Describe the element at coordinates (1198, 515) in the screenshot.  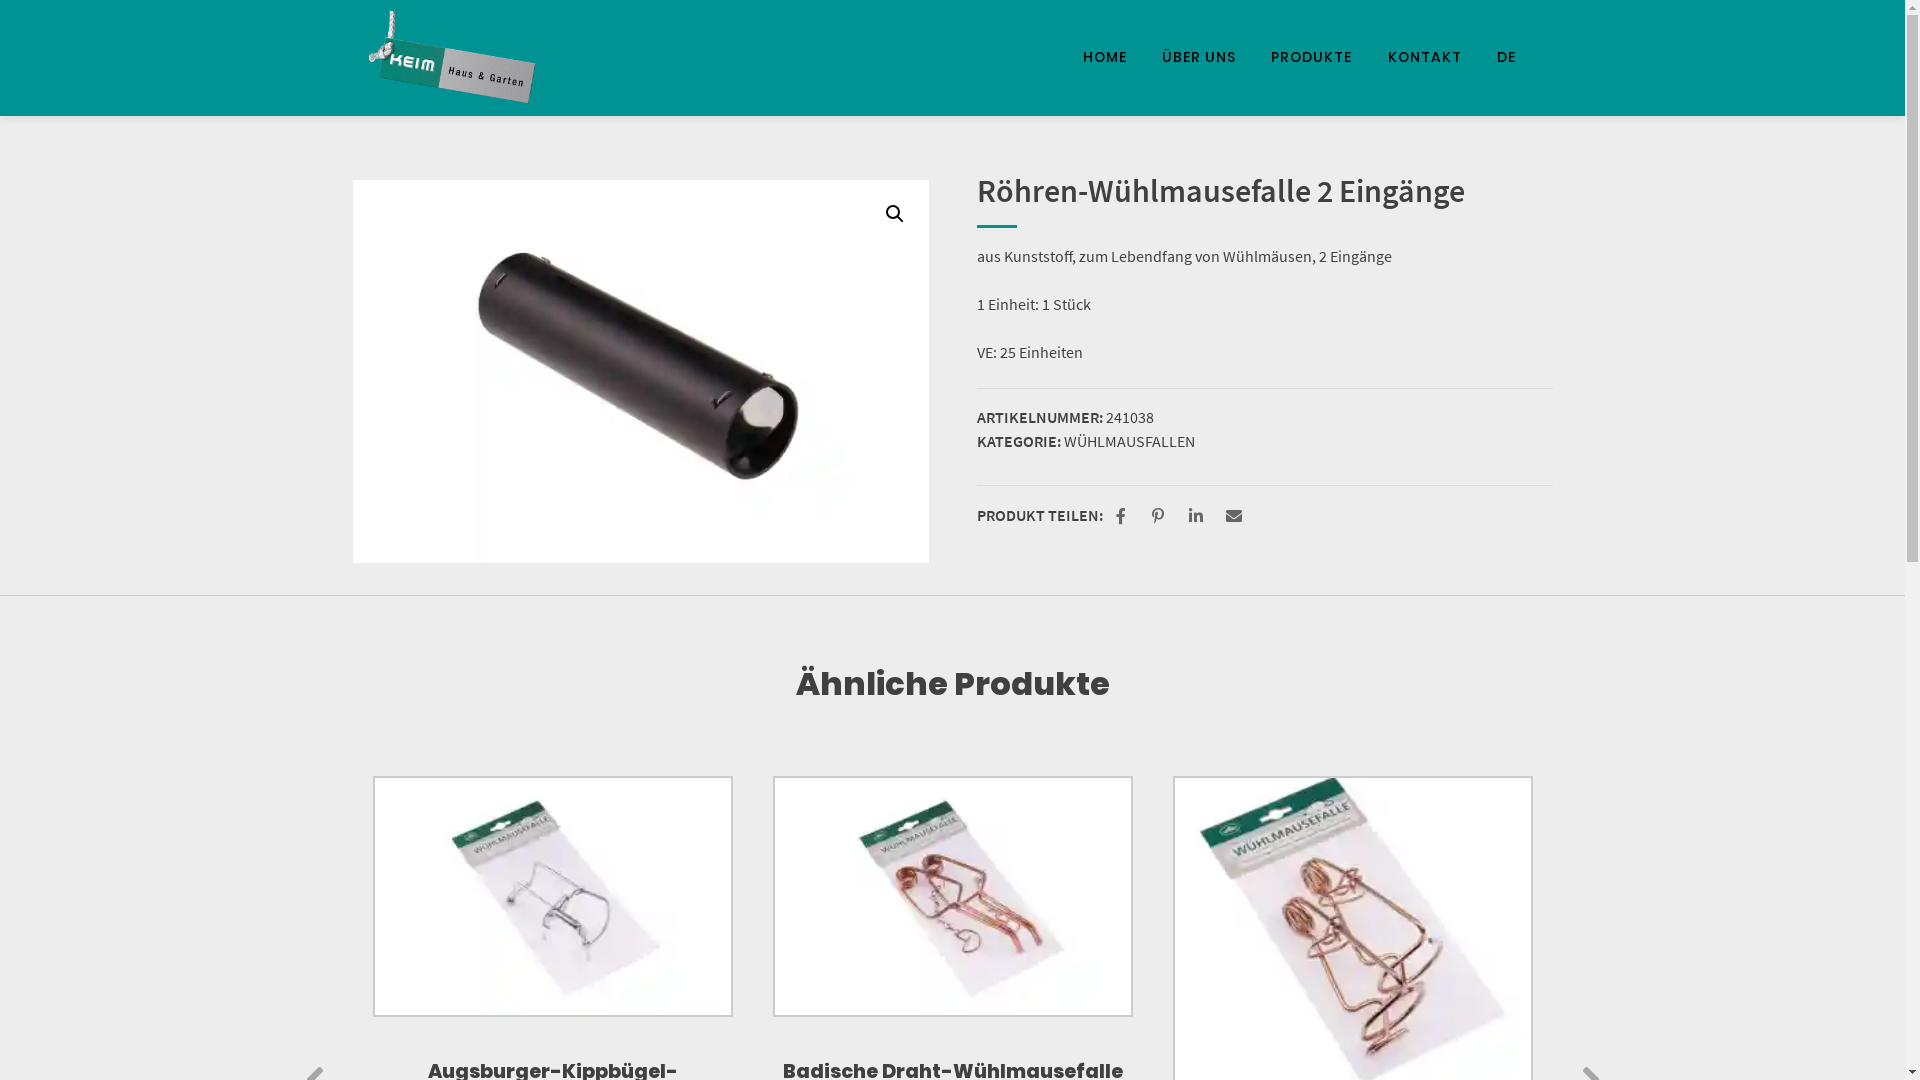
I see `'Bei LinkedIn teilen'` at that location.